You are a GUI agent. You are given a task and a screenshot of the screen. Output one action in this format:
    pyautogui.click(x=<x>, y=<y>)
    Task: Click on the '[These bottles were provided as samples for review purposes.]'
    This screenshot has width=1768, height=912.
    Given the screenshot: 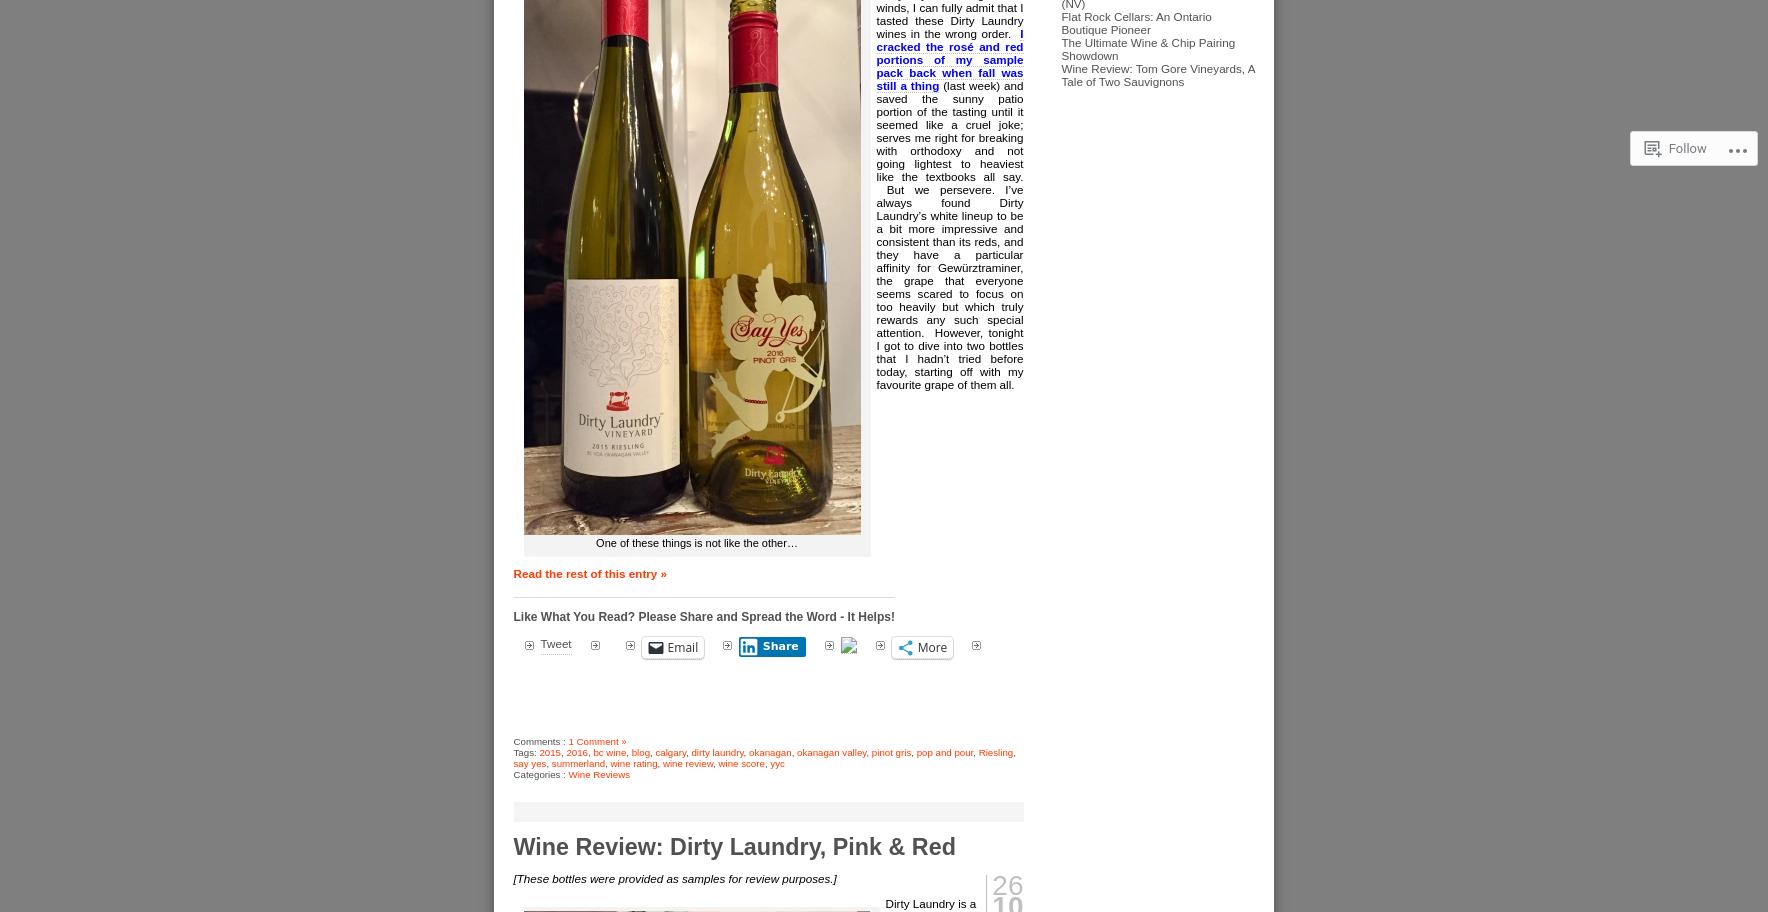 What is the action you would take?
    pyautogui.click(x=512, y=877)
    